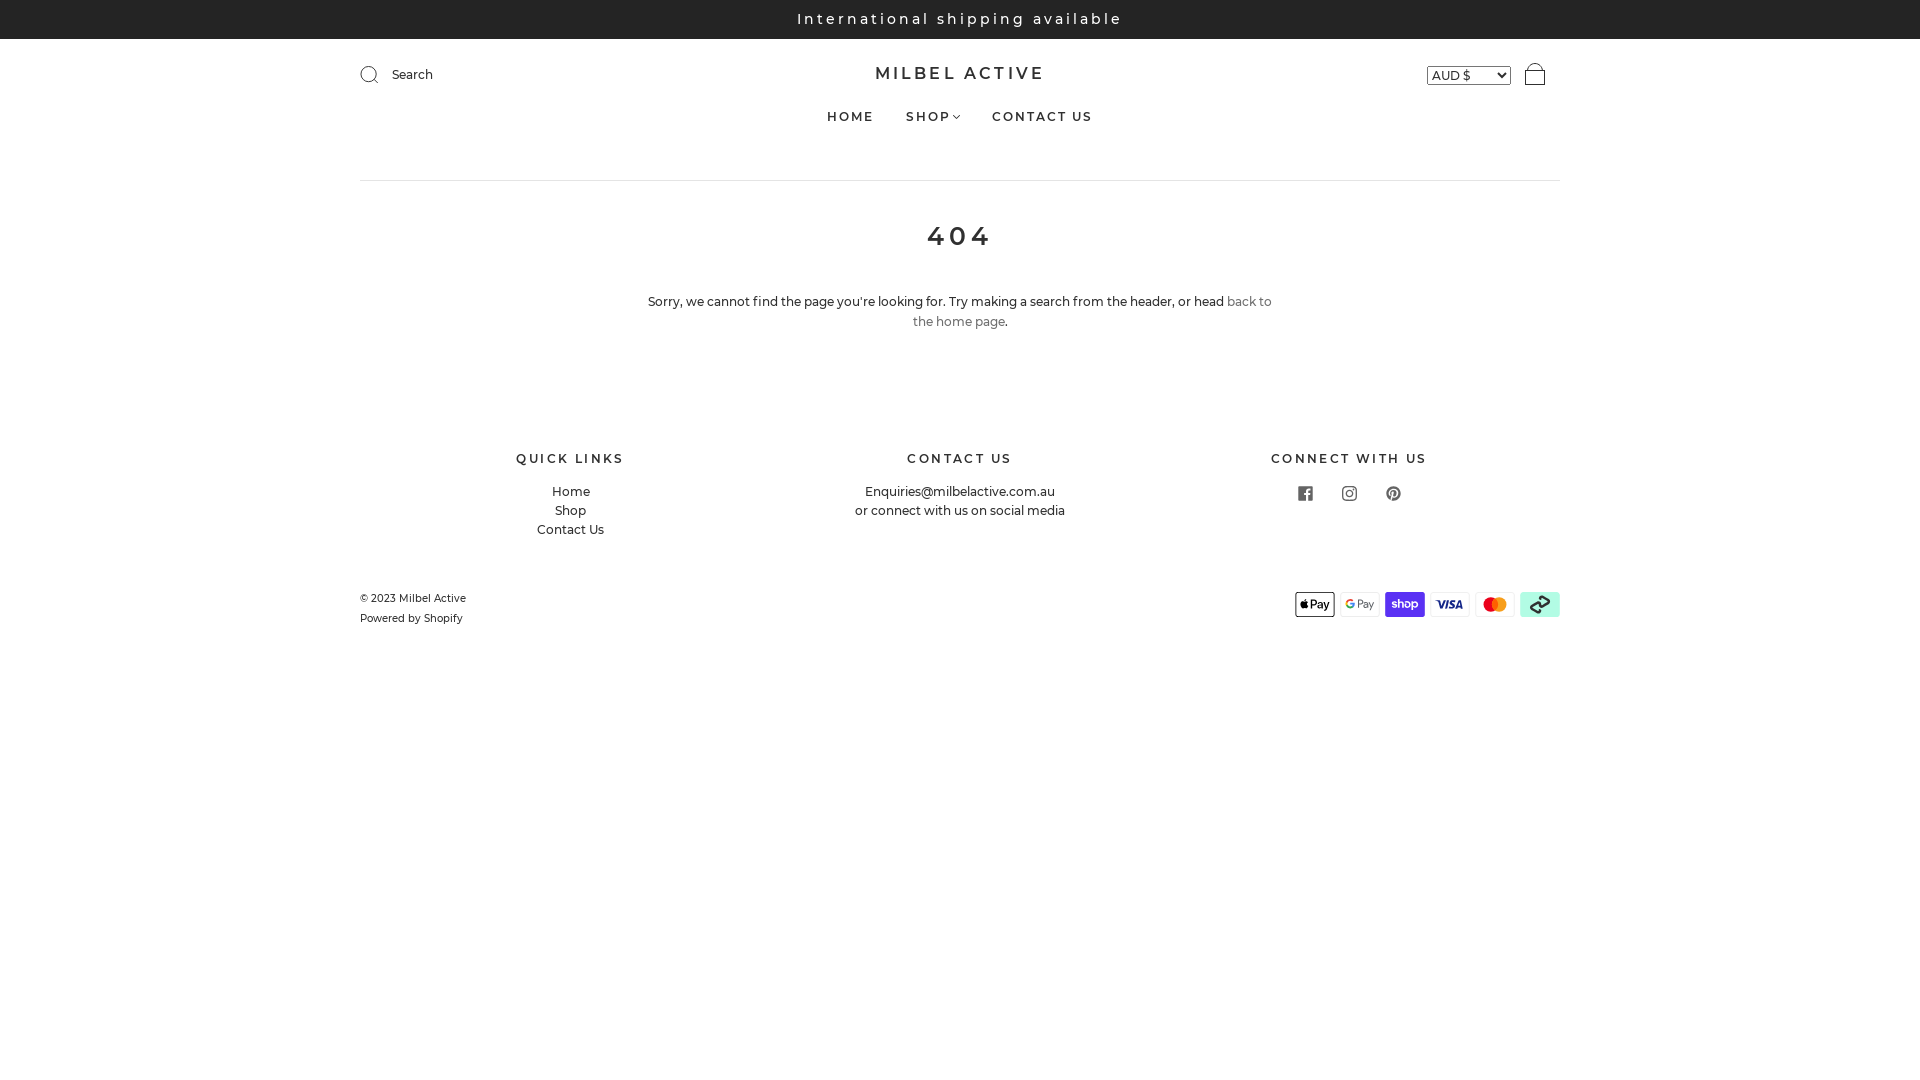  I want to click on 'SHOP', so click(931, 116).